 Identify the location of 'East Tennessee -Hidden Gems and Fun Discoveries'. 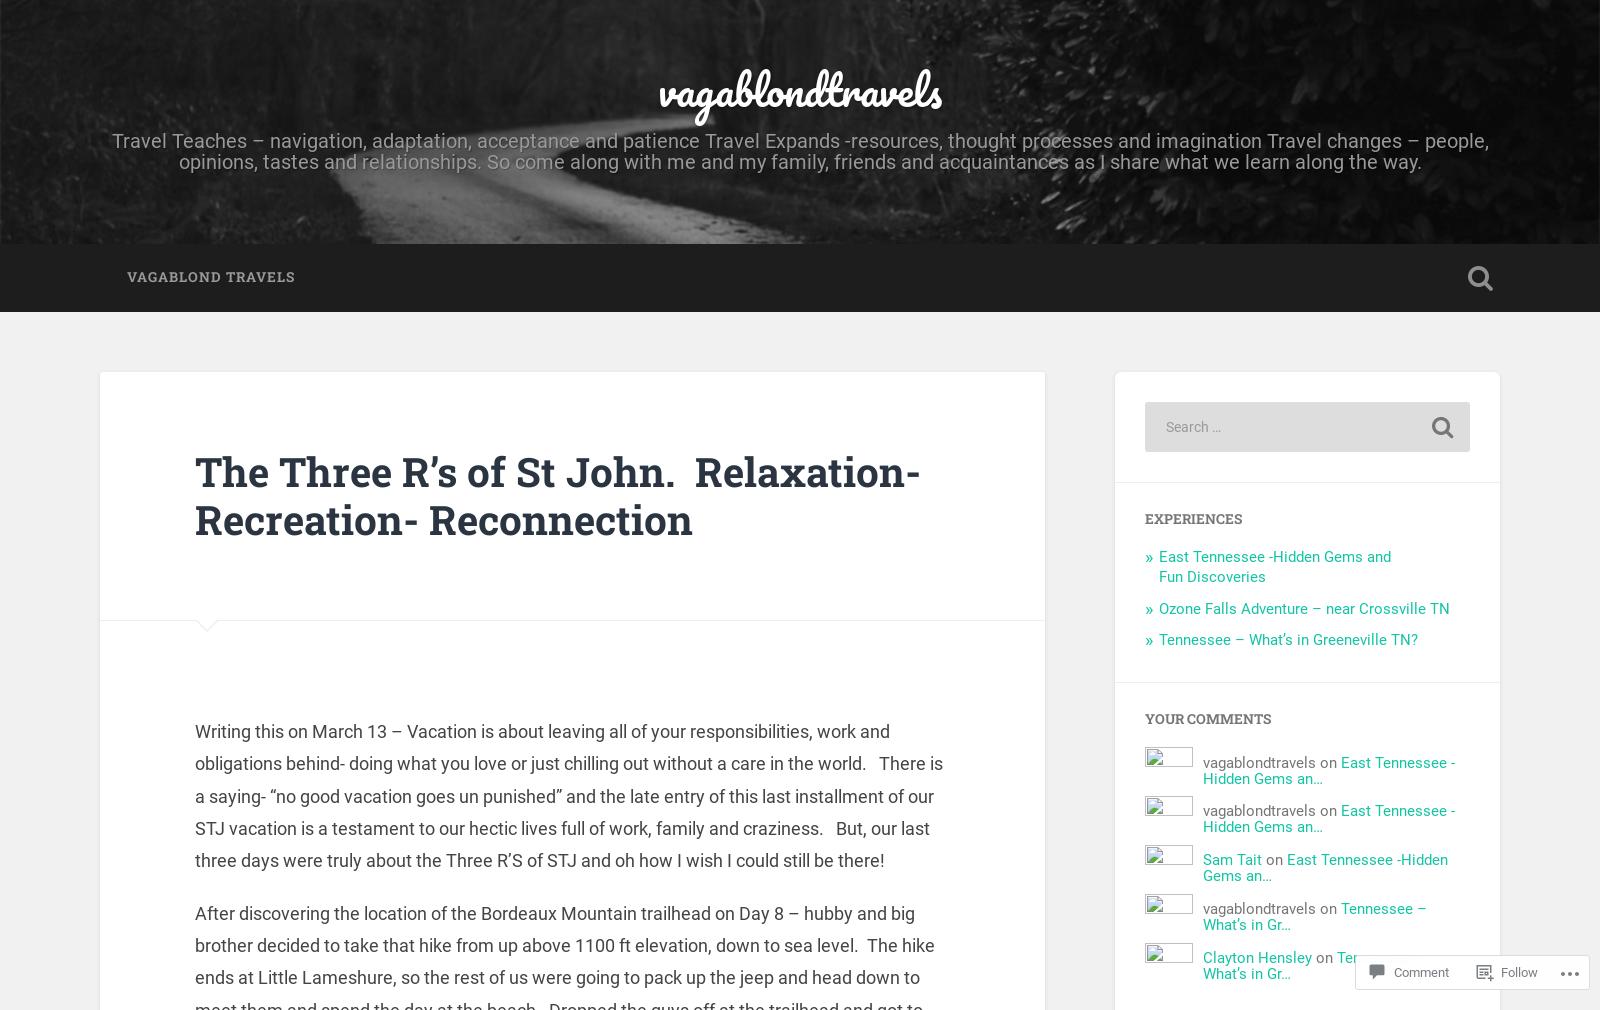
(1274, 565).